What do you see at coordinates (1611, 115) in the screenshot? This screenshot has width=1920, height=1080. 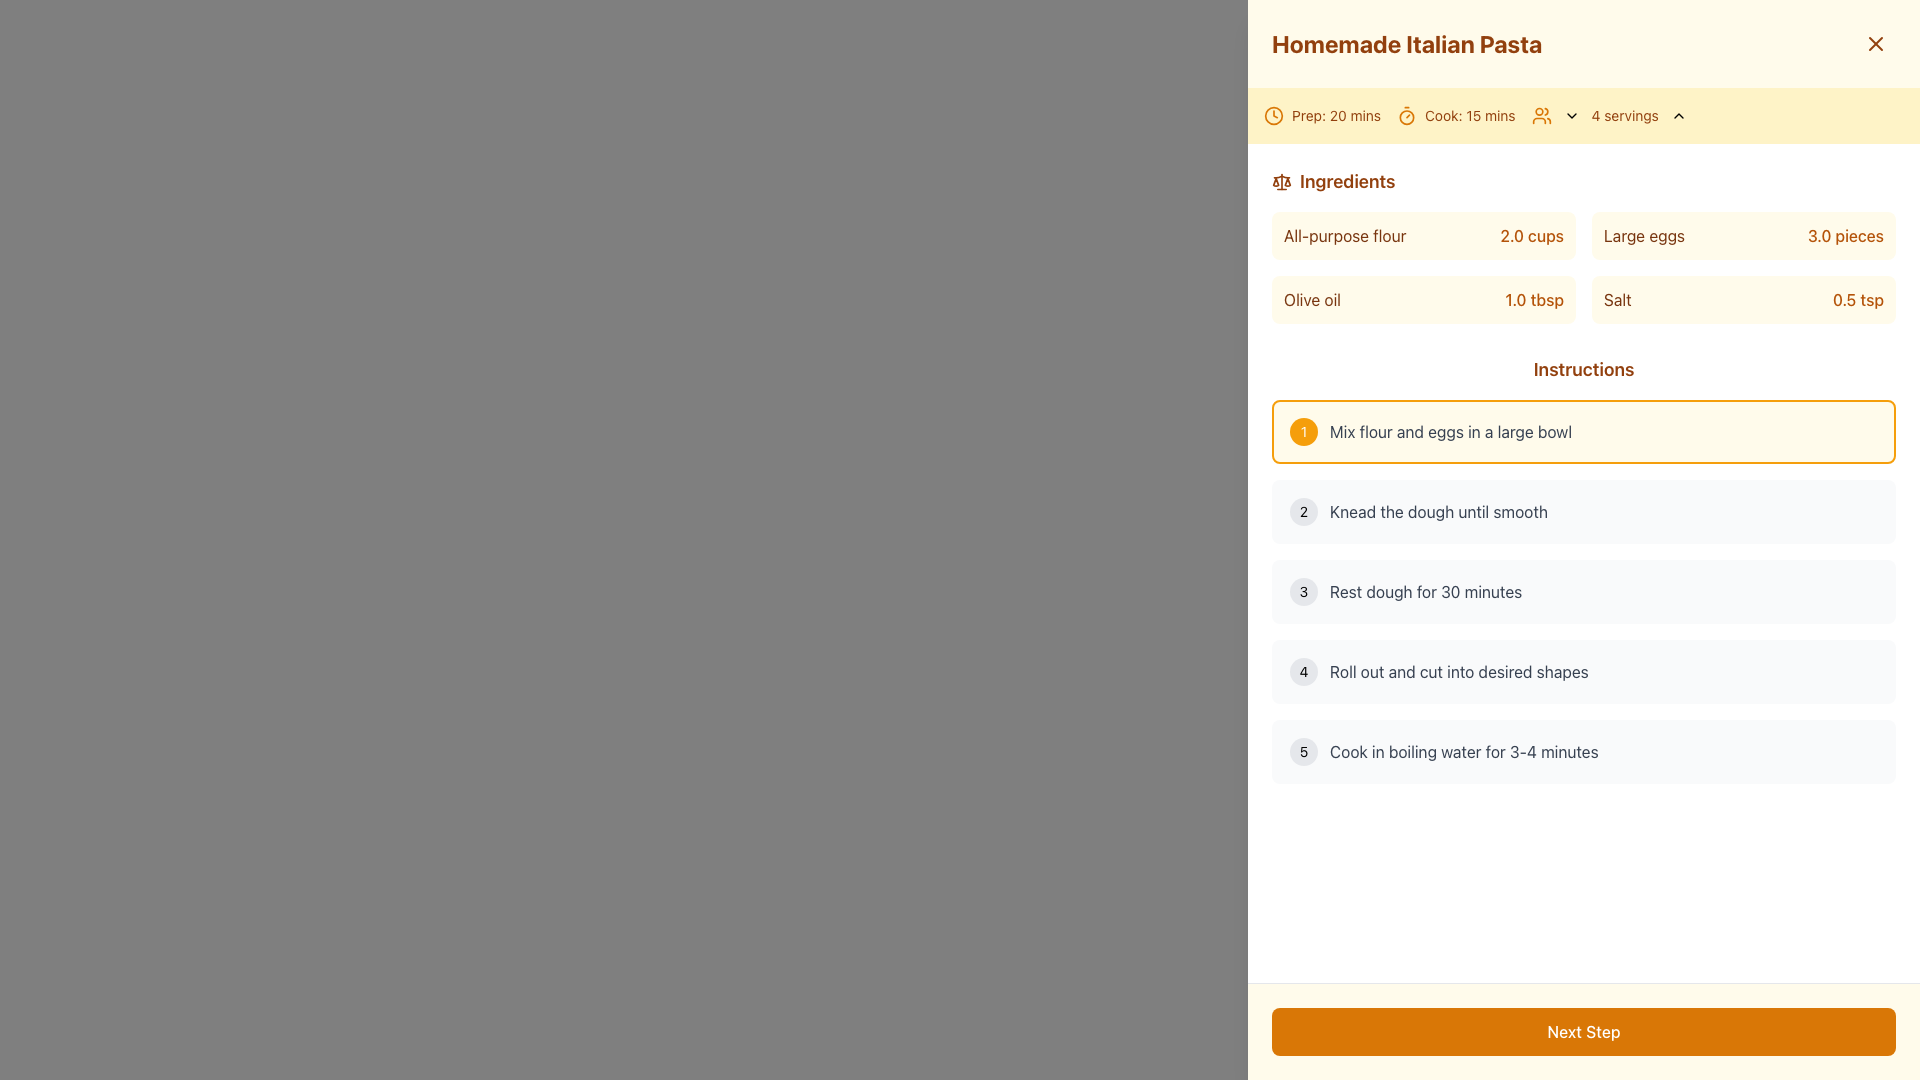 I see `the text element reading '4 servings' in amber color, located in the header section of the card below the title 'Homemade Italian Pasta'` at bounding box center [1611, 115].